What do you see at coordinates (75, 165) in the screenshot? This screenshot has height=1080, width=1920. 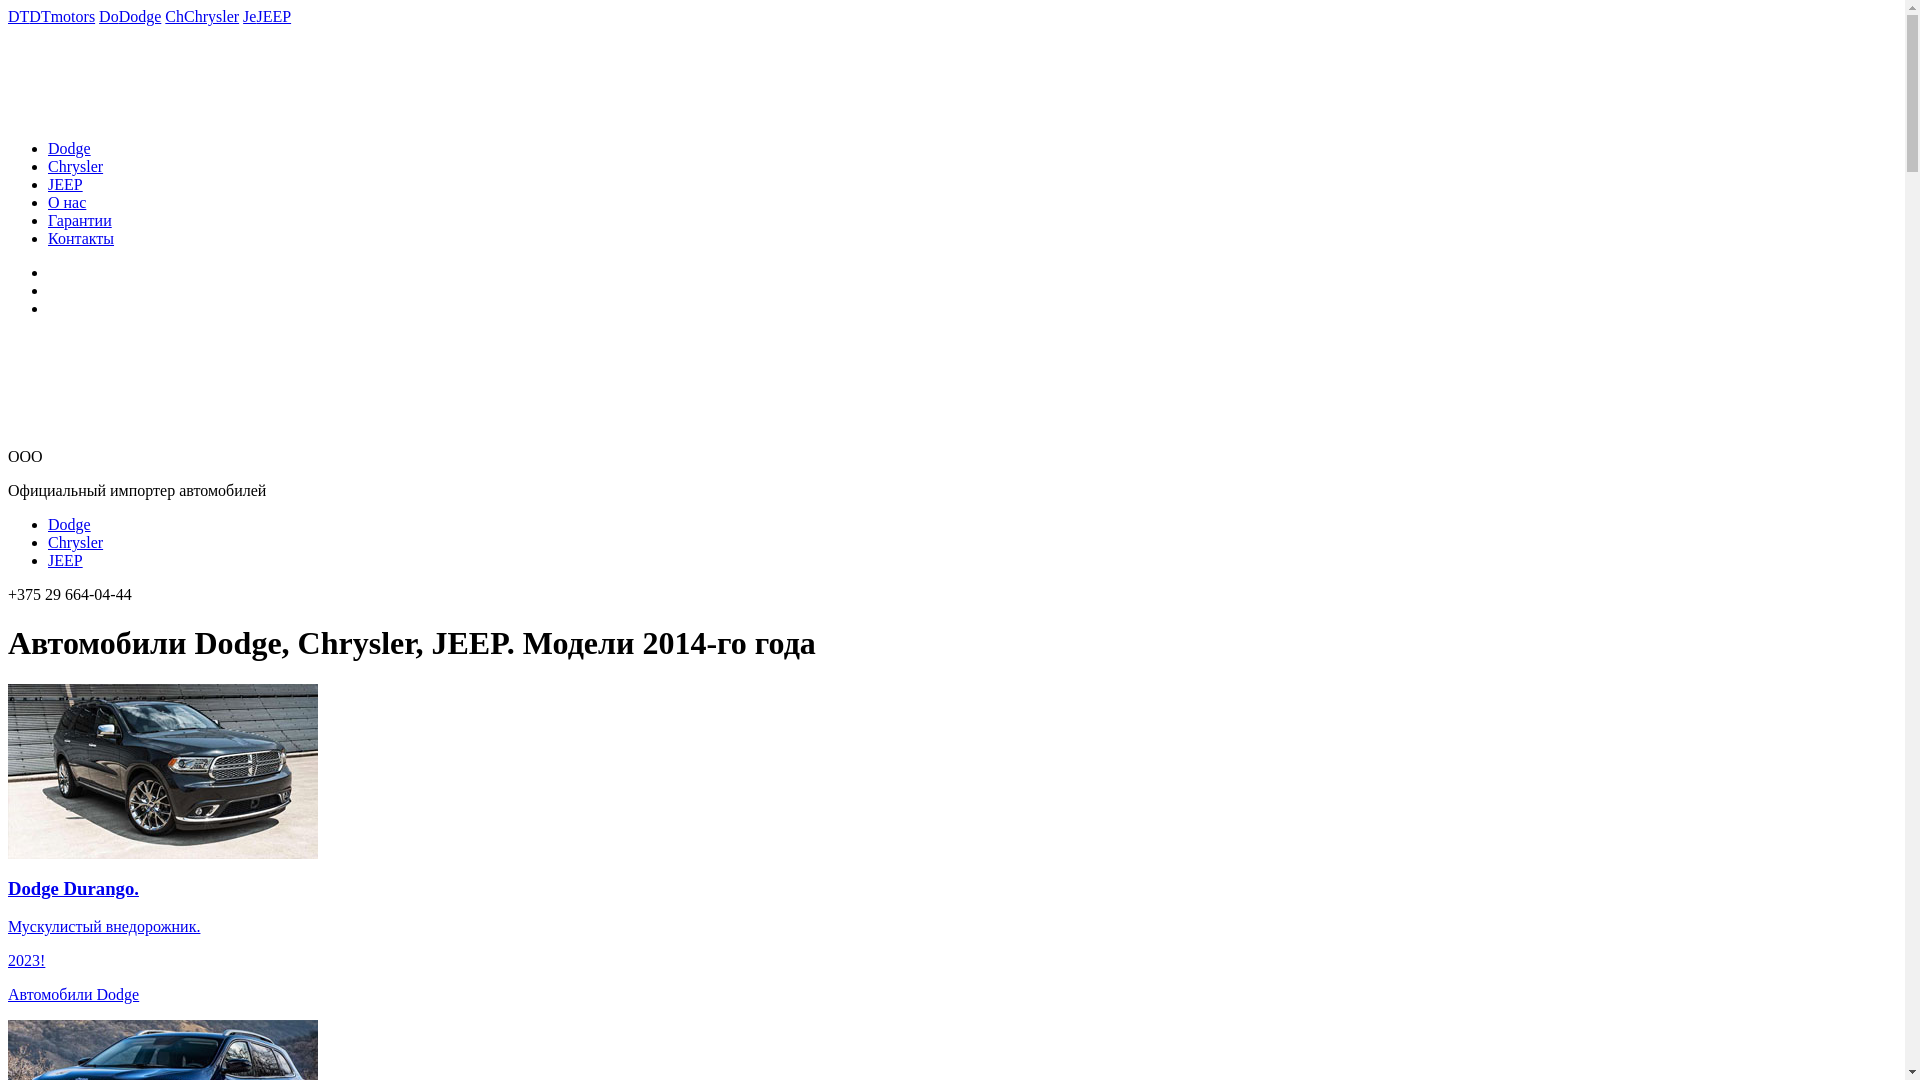 I see `'Chrysler'` at bounding box center [75, 165].